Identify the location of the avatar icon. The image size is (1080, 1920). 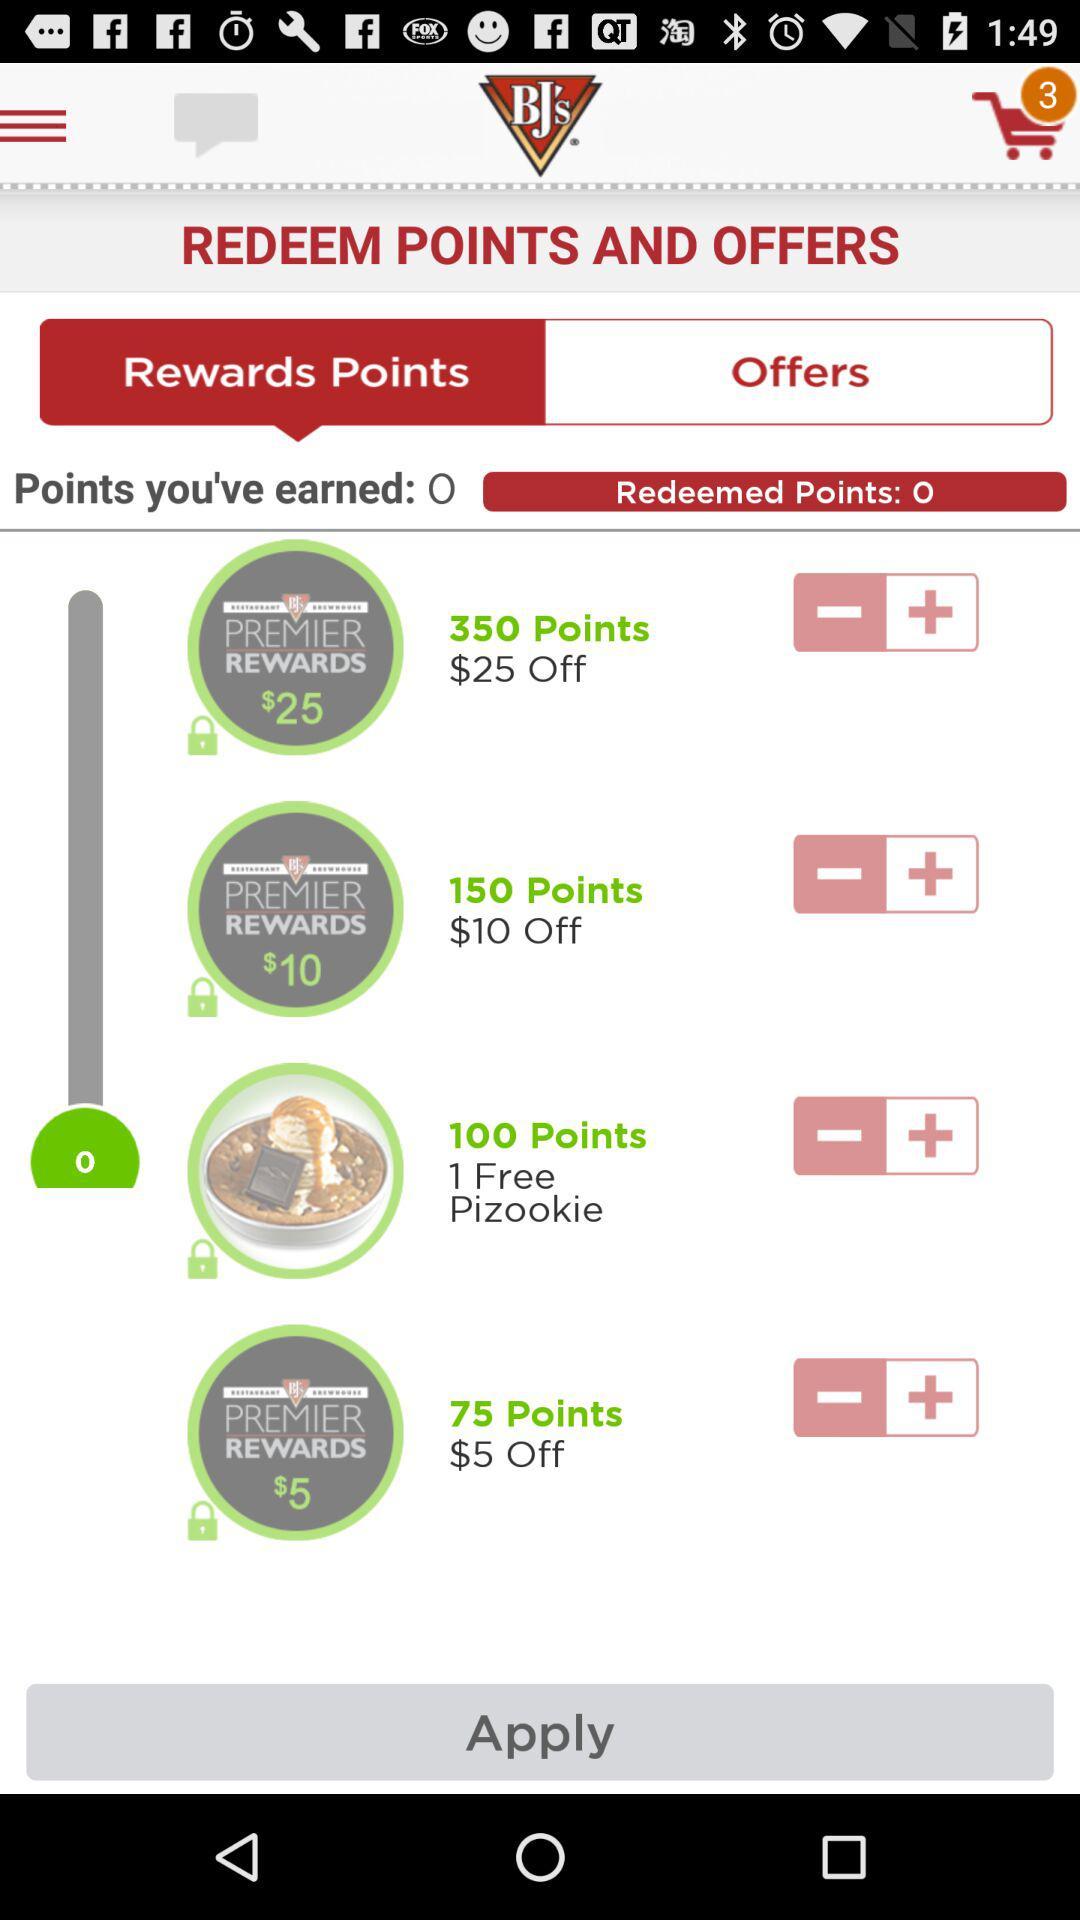
(295, 973).